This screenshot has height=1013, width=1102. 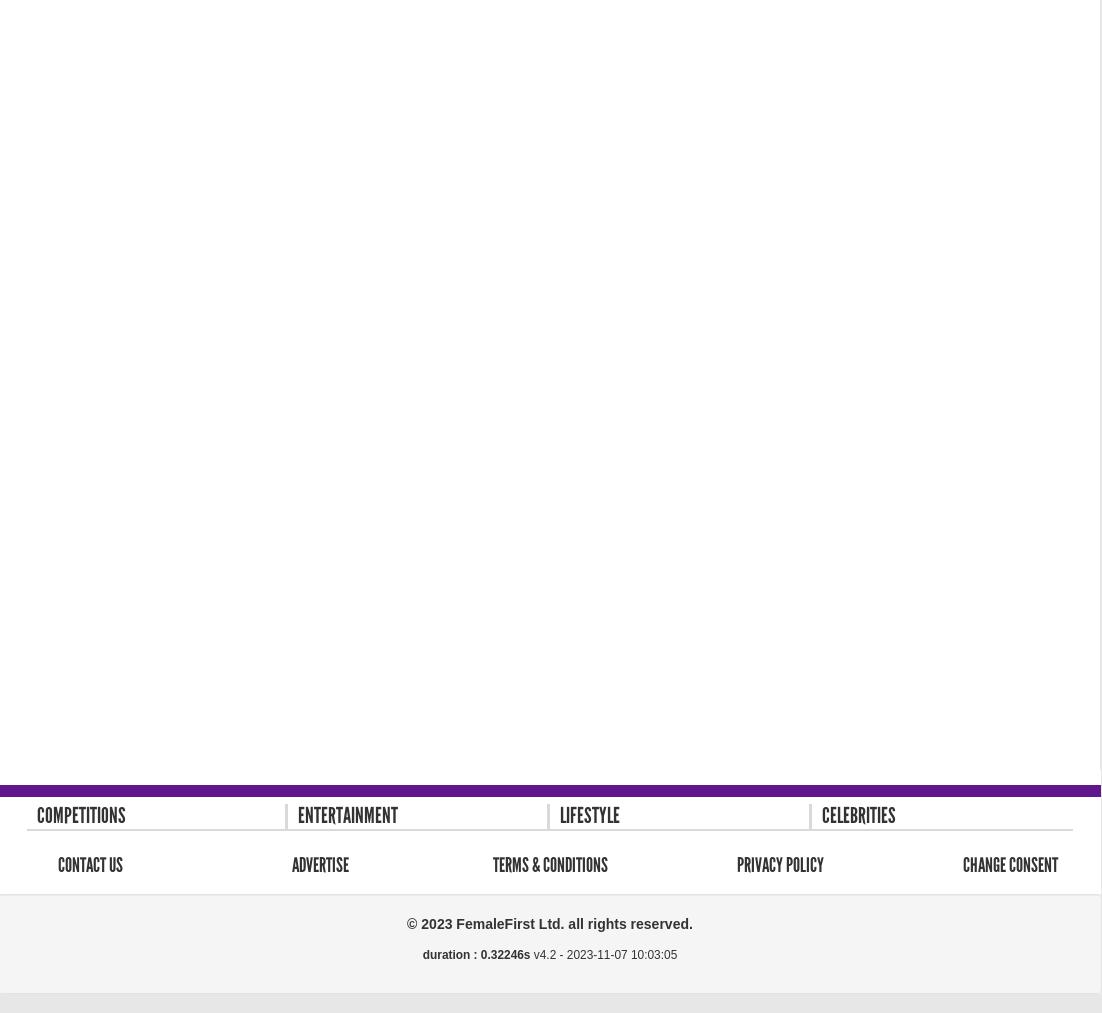 What do you see at coordinates (858, 813) in the screenshot?
I see `'Celebrities'` at bounding box center [858, 813].